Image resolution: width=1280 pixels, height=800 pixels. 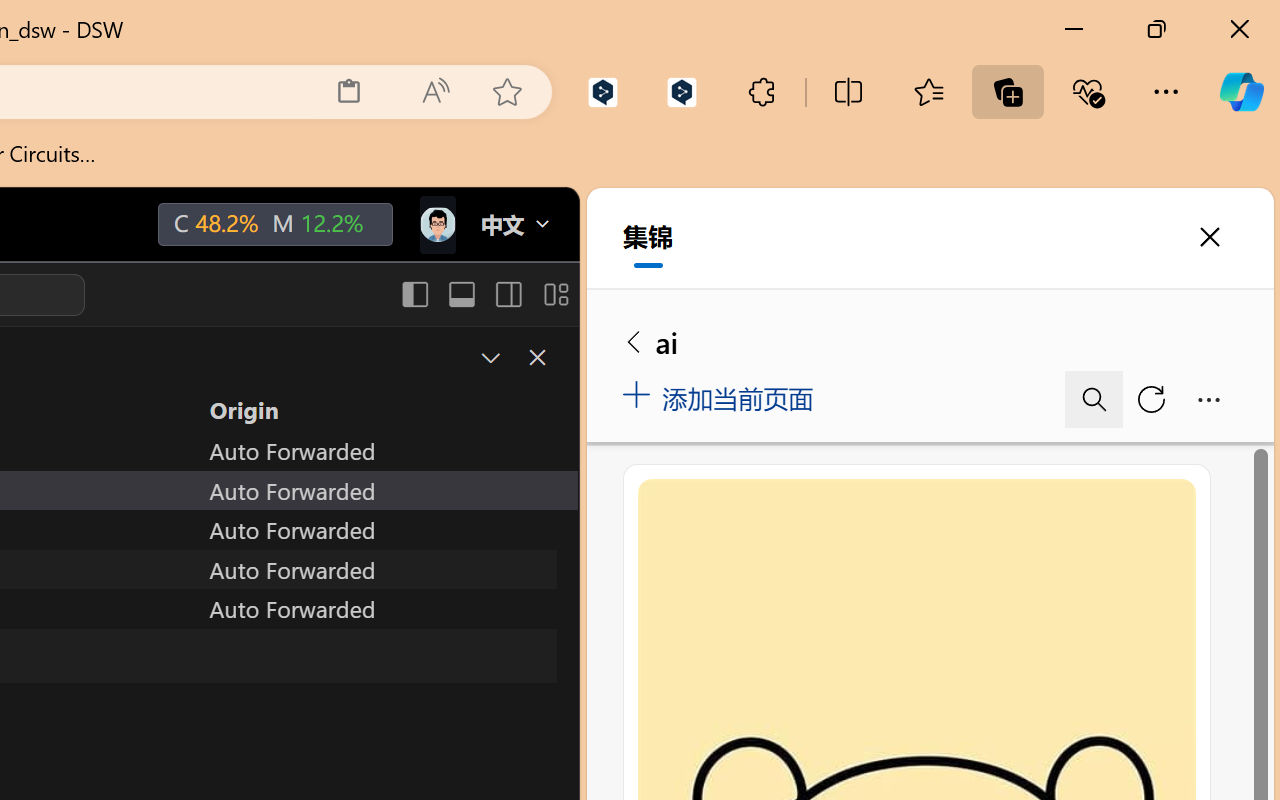 I want to click on 'Restore Panel Size', so click(x=488, y=357).